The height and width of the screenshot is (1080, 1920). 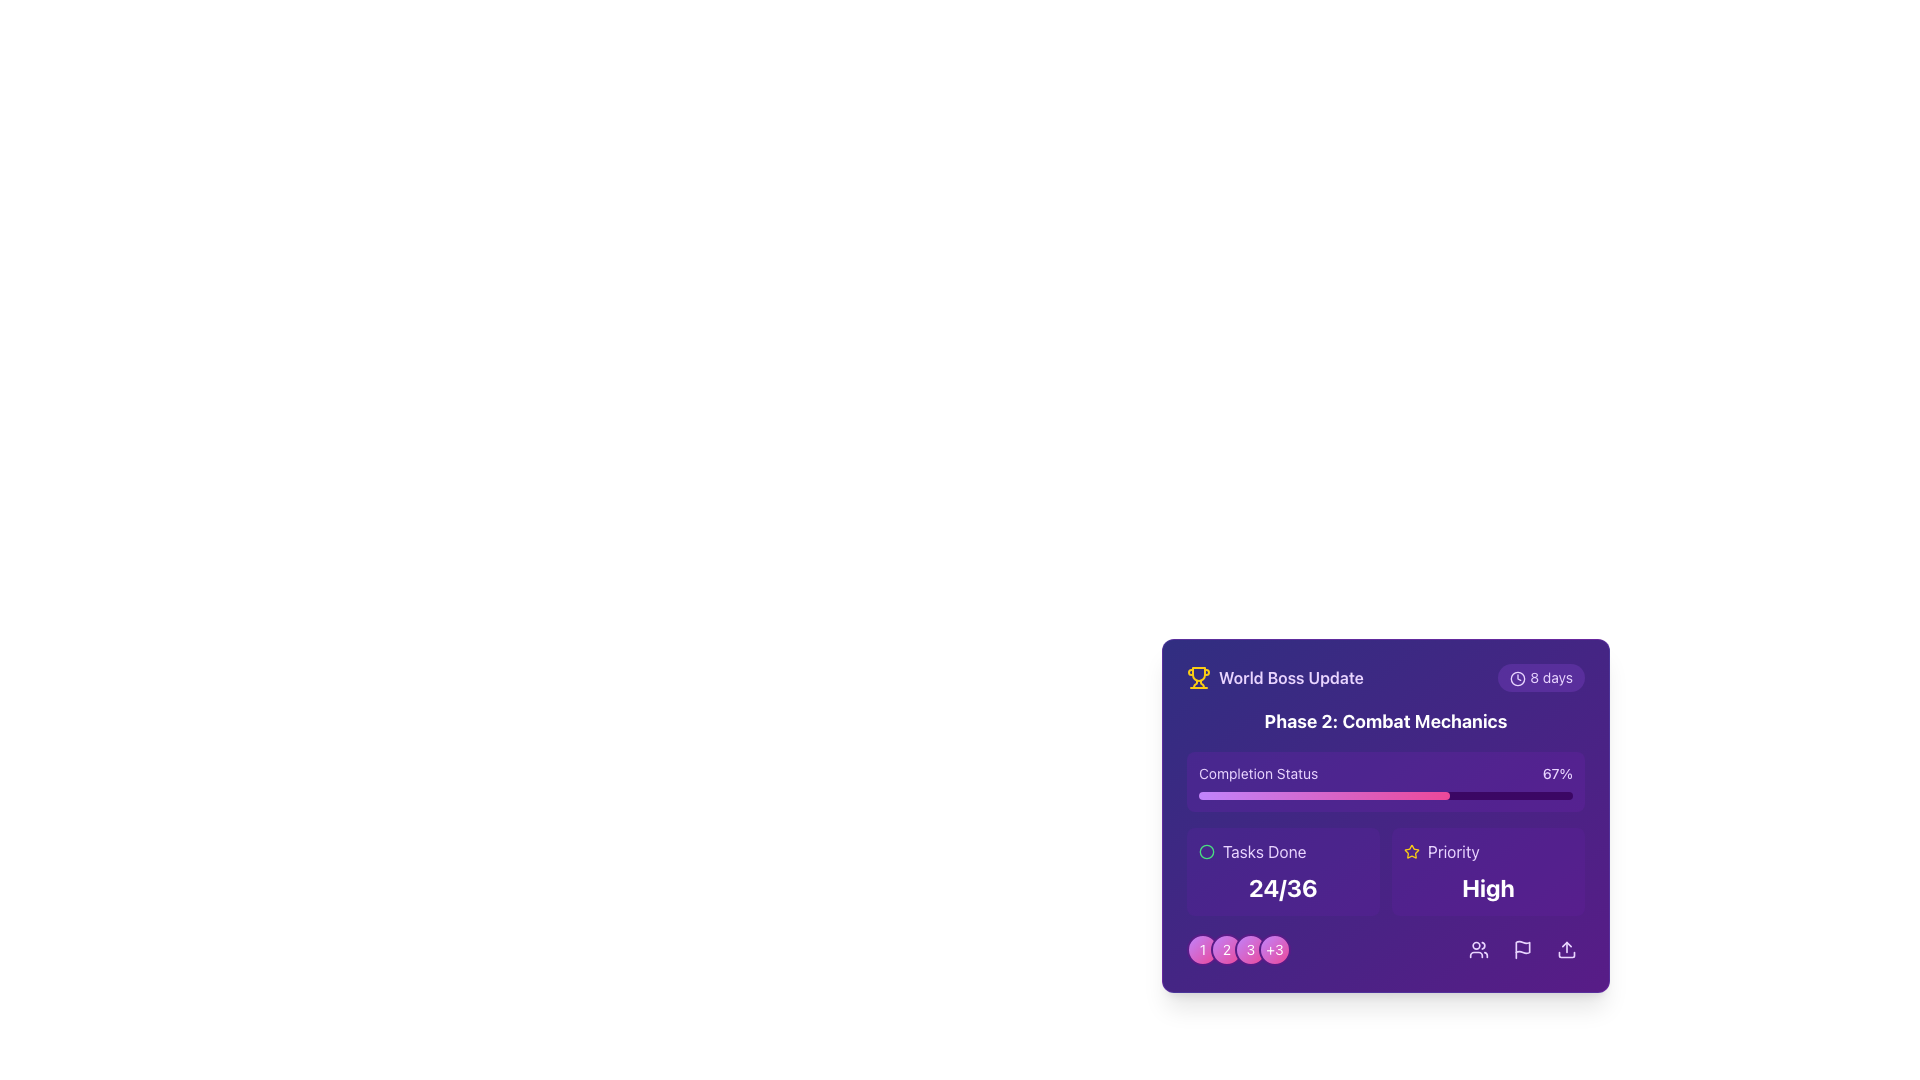 I want to click on the upload button represented by a rounded rectangle with a purple upload icon in the center, located in the bottom-right corner of the card interface to initiate an upload action, so click(x=1565, y=948).